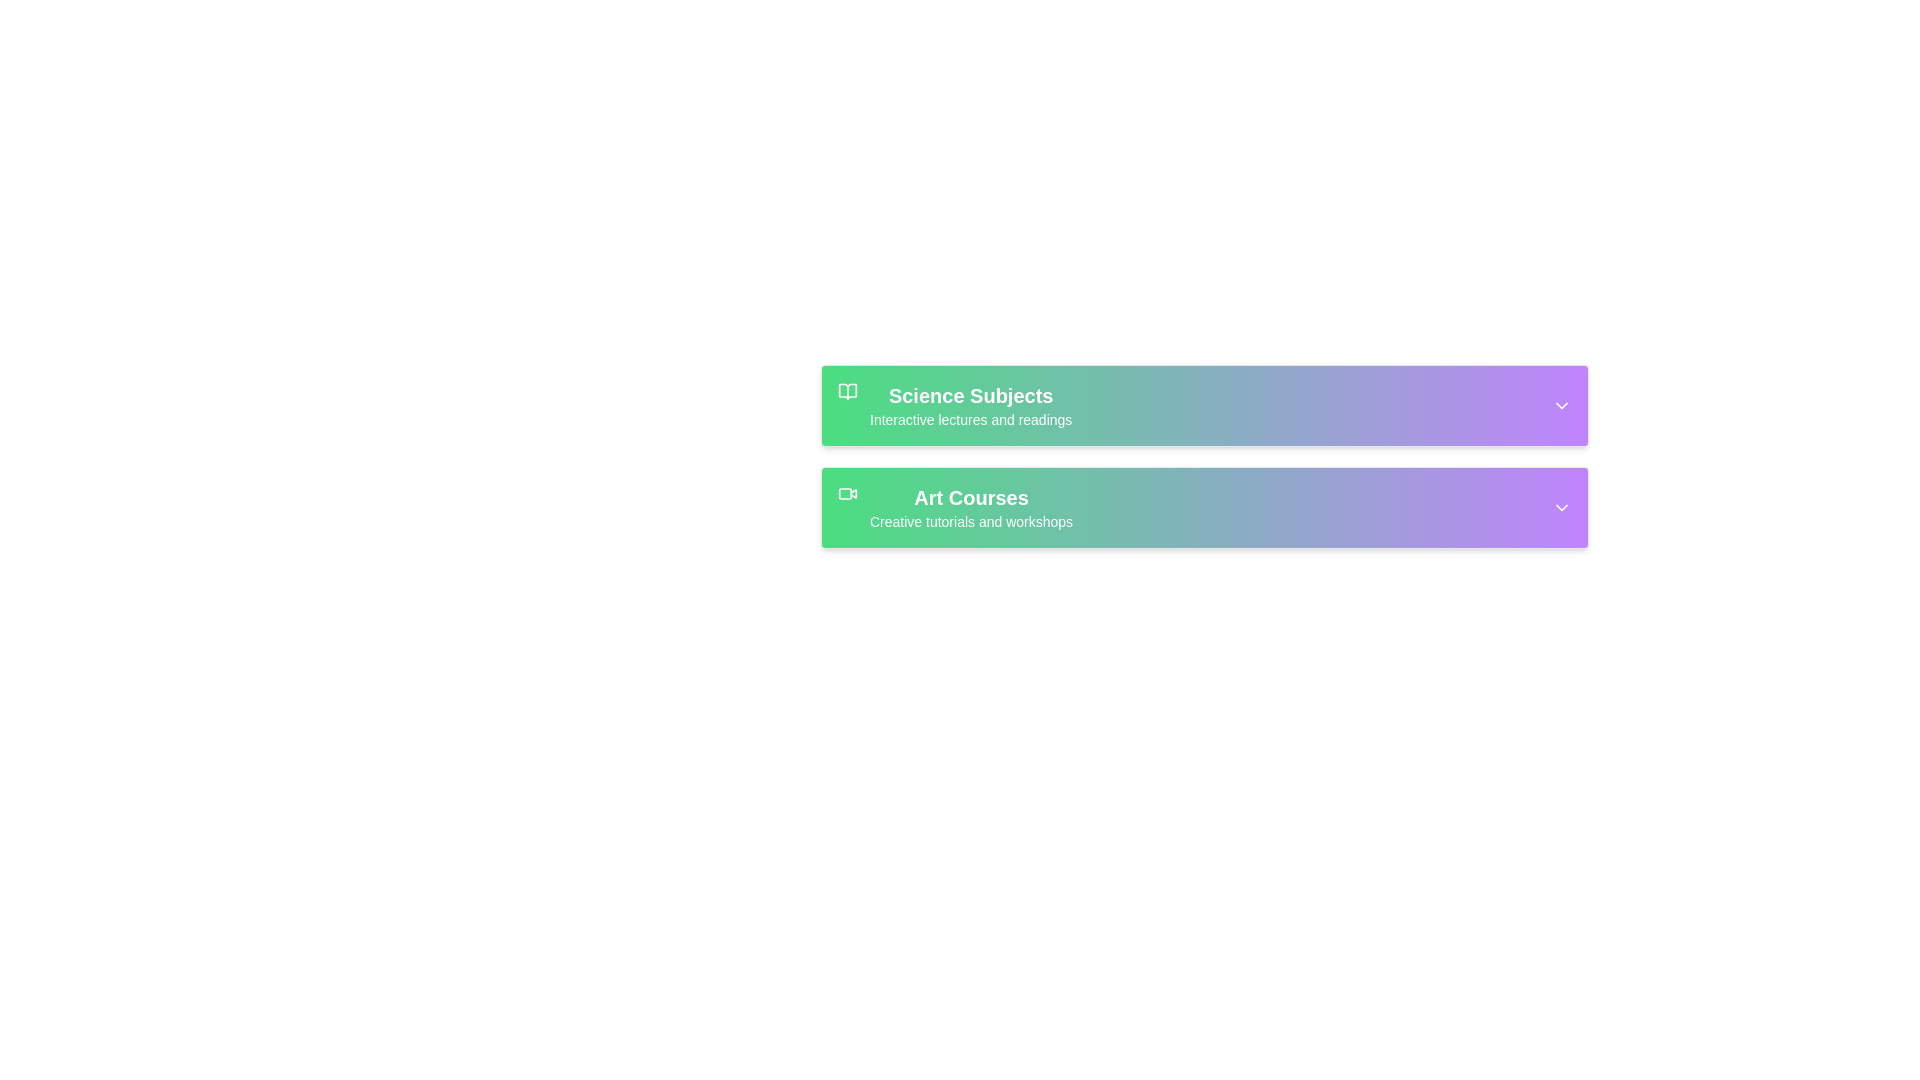  I want to click on text label titled 'Science Subjects' which is prominently displayed at the top of the section with a gradient green-to-purple background, so click(971, 396).